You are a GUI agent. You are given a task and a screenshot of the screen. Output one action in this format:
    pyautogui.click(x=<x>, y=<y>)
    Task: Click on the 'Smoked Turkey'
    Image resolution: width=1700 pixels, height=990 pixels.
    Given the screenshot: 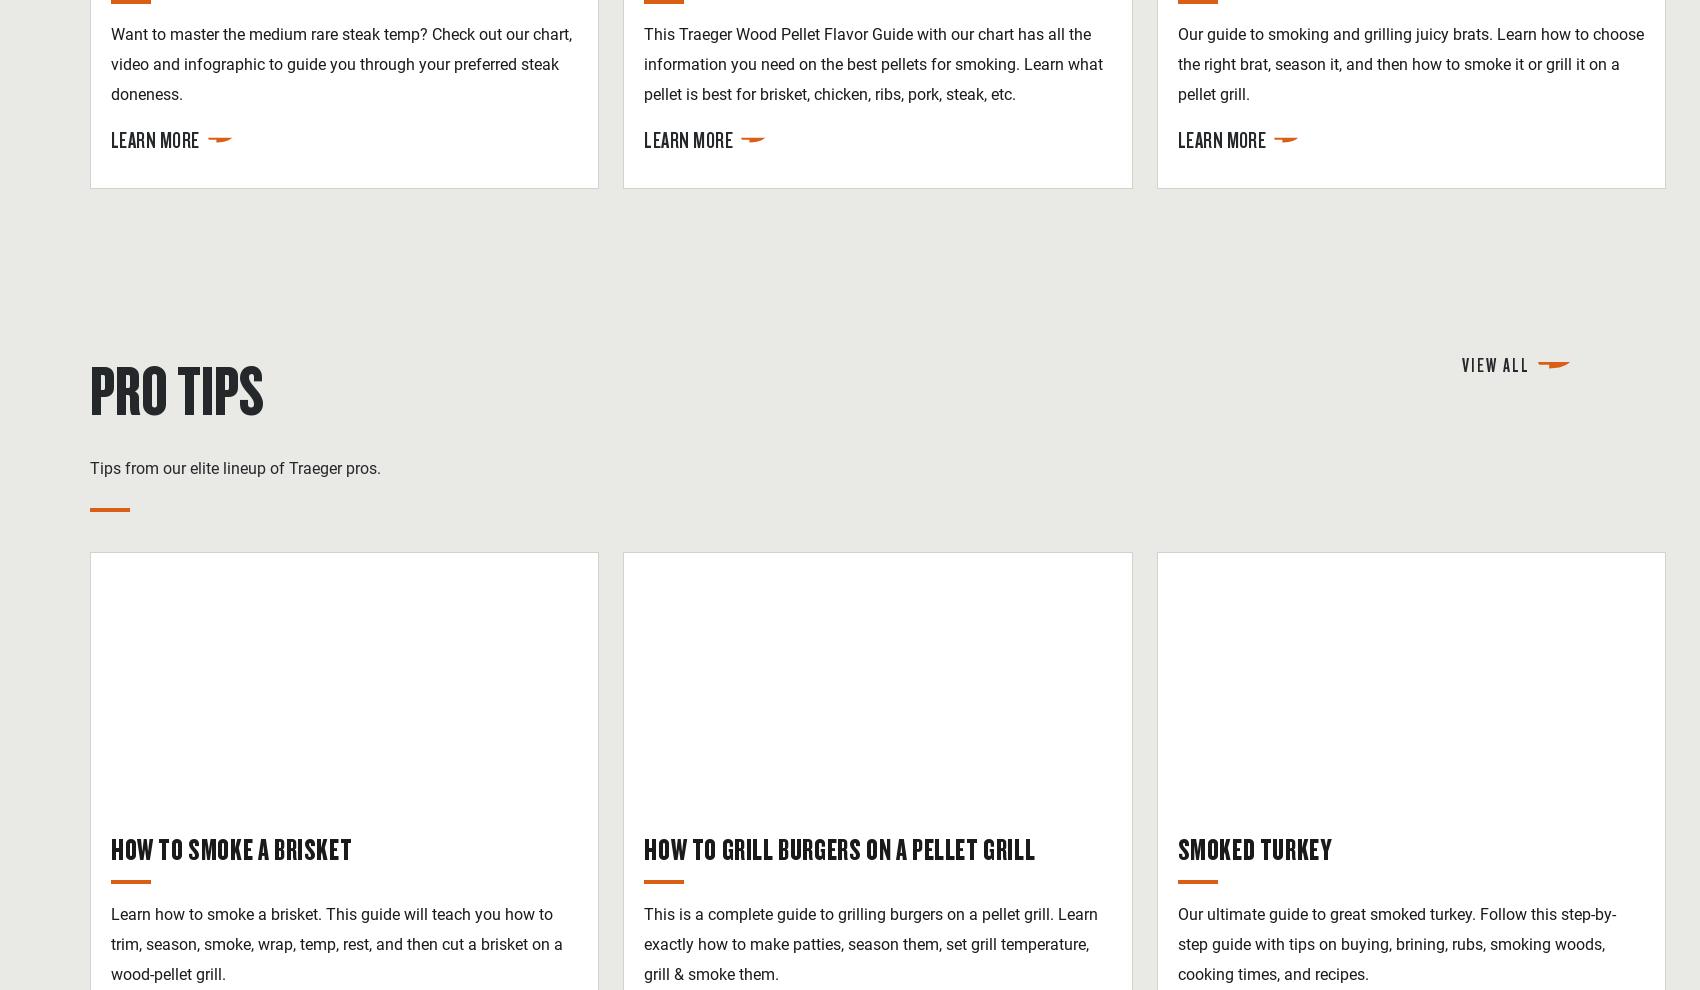 What is the action you would take?
    pyautogui.click(x=1253, y=848)
    